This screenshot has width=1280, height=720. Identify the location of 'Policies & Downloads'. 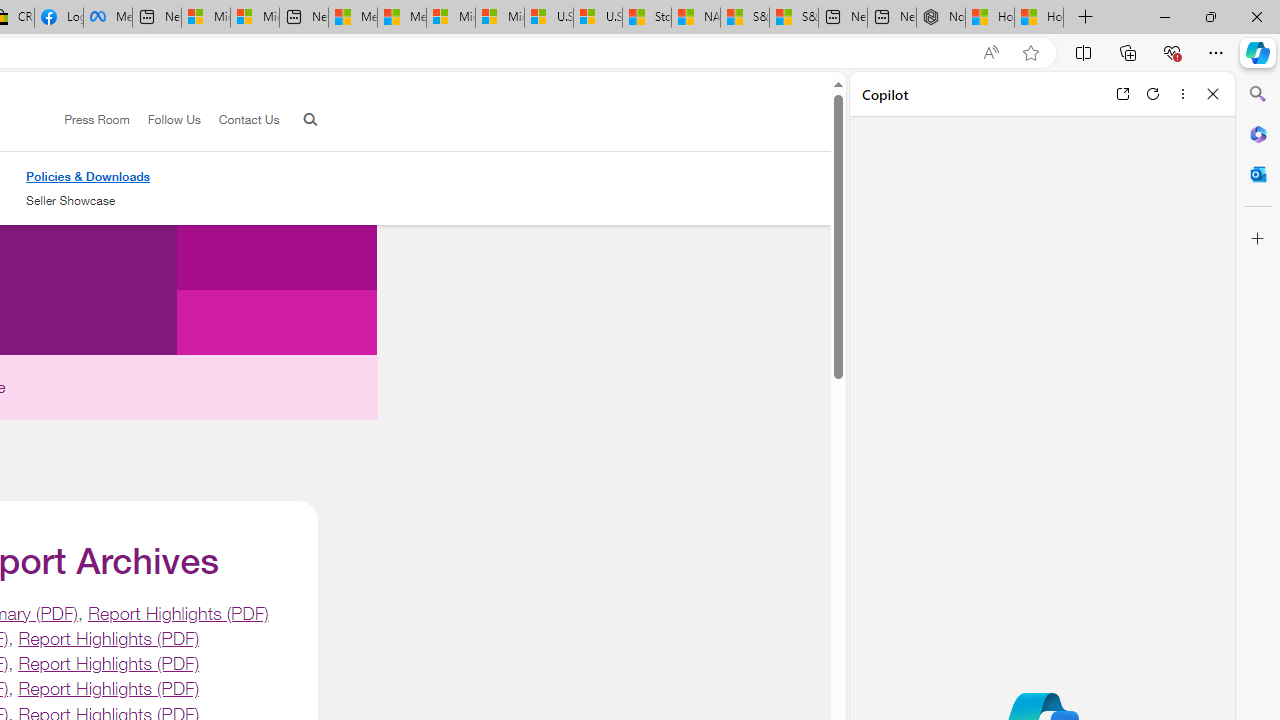
(87, 175).